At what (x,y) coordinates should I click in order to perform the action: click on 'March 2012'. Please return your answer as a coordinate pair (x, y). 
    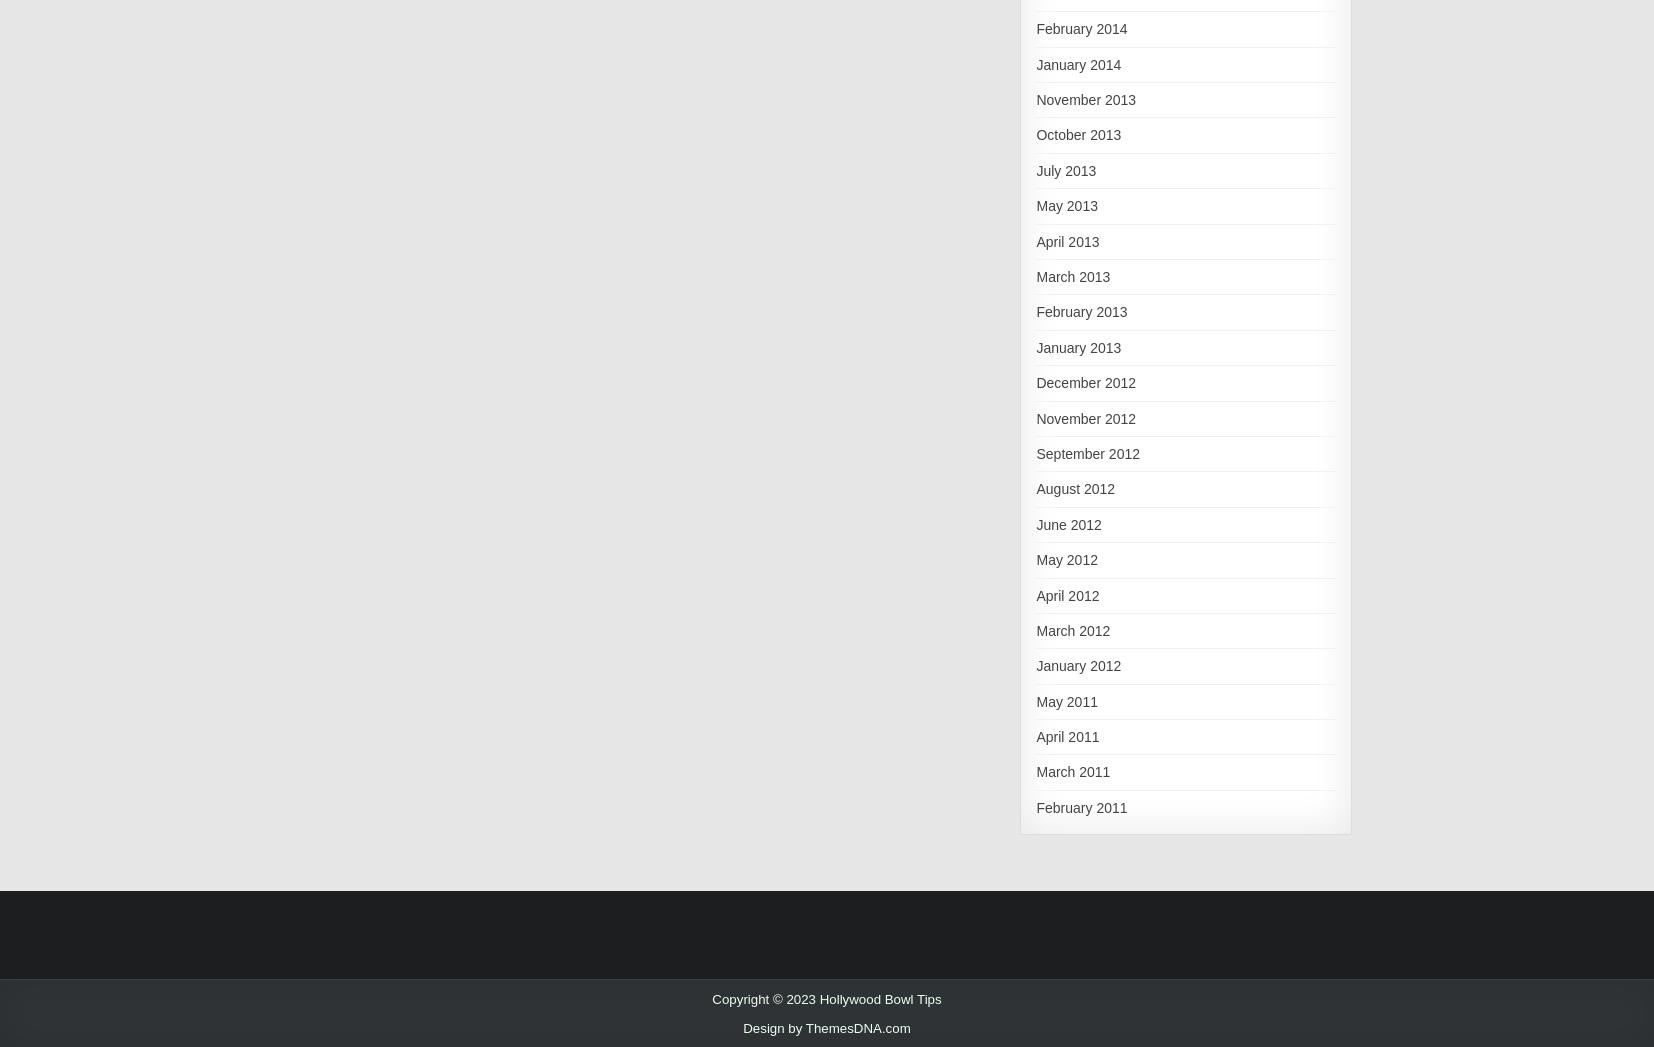
    Looking at the image, I should click on (1071, 629).